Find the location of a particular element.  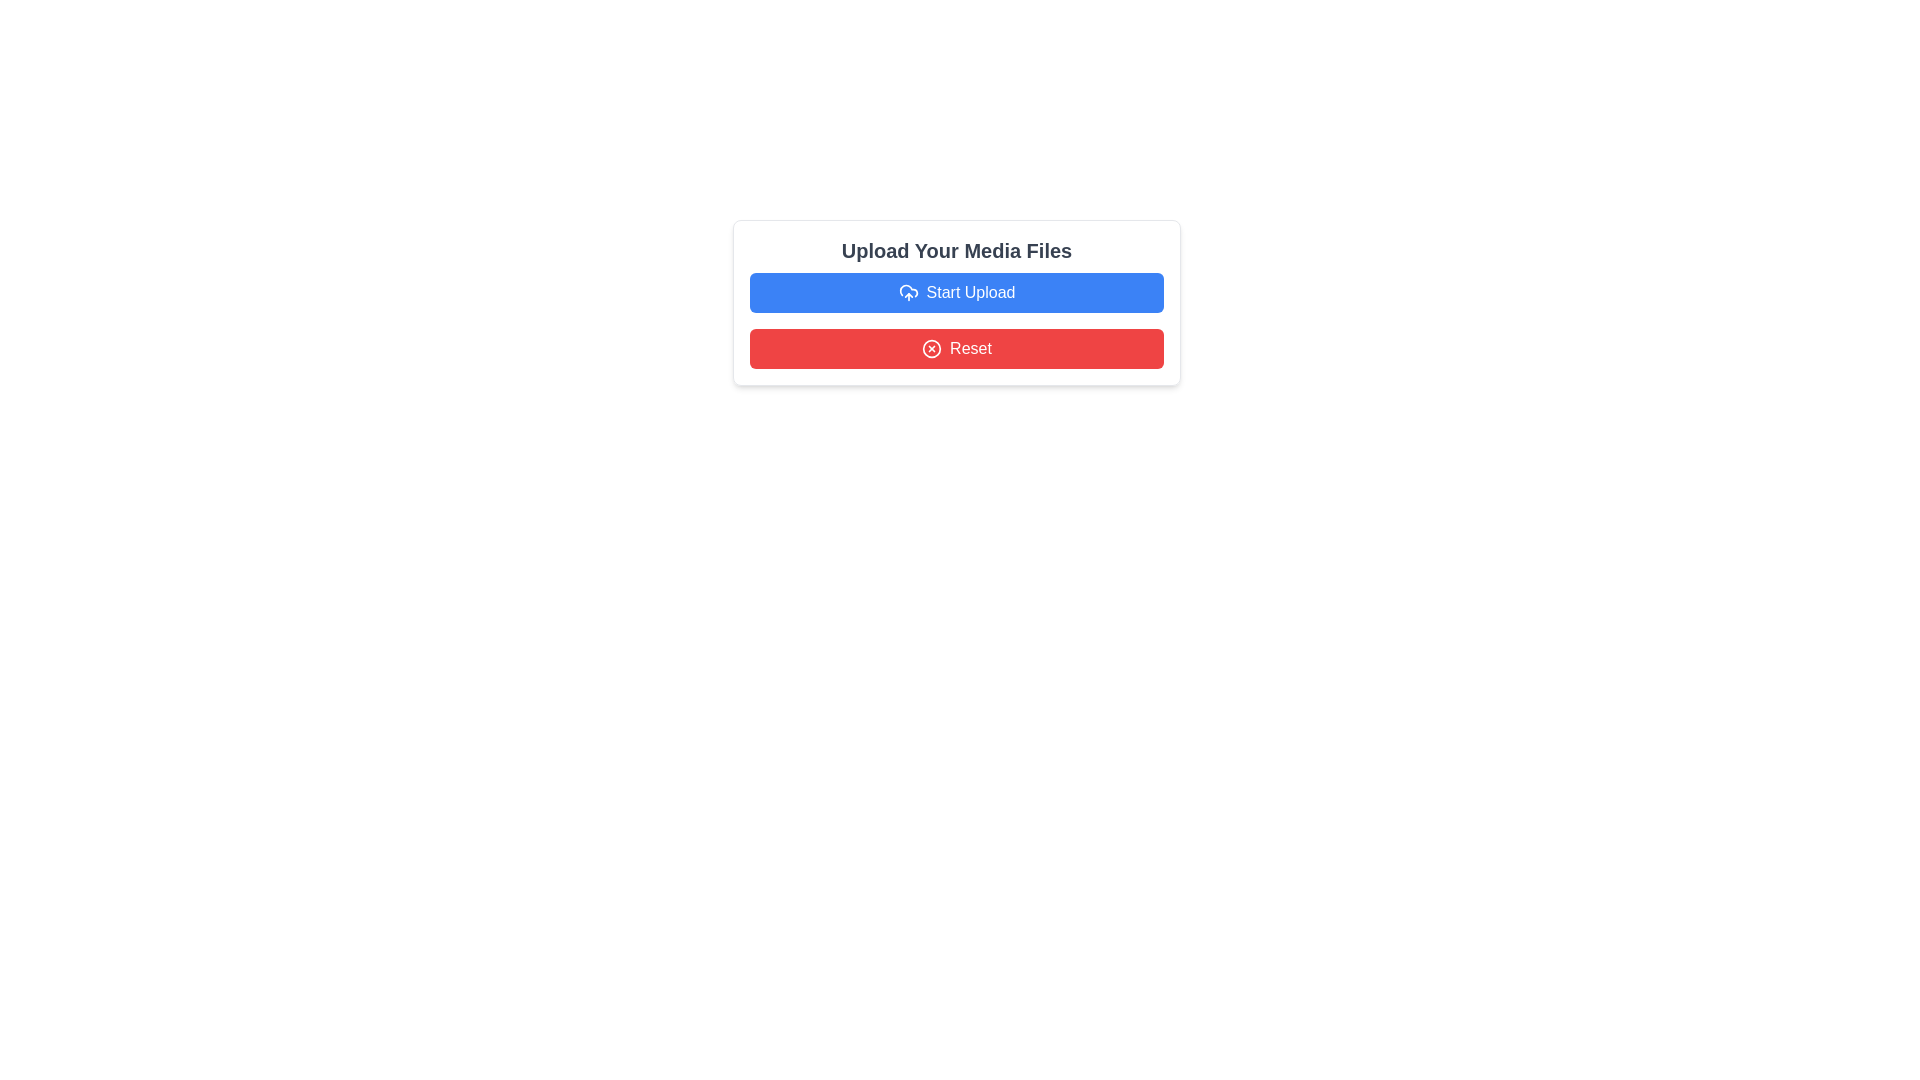

the call-to-action button for initiating an upload process, which is positioned below the header 'Upload Your Media Files' and above the 'Reset' button is located at coordinates (955, 303).